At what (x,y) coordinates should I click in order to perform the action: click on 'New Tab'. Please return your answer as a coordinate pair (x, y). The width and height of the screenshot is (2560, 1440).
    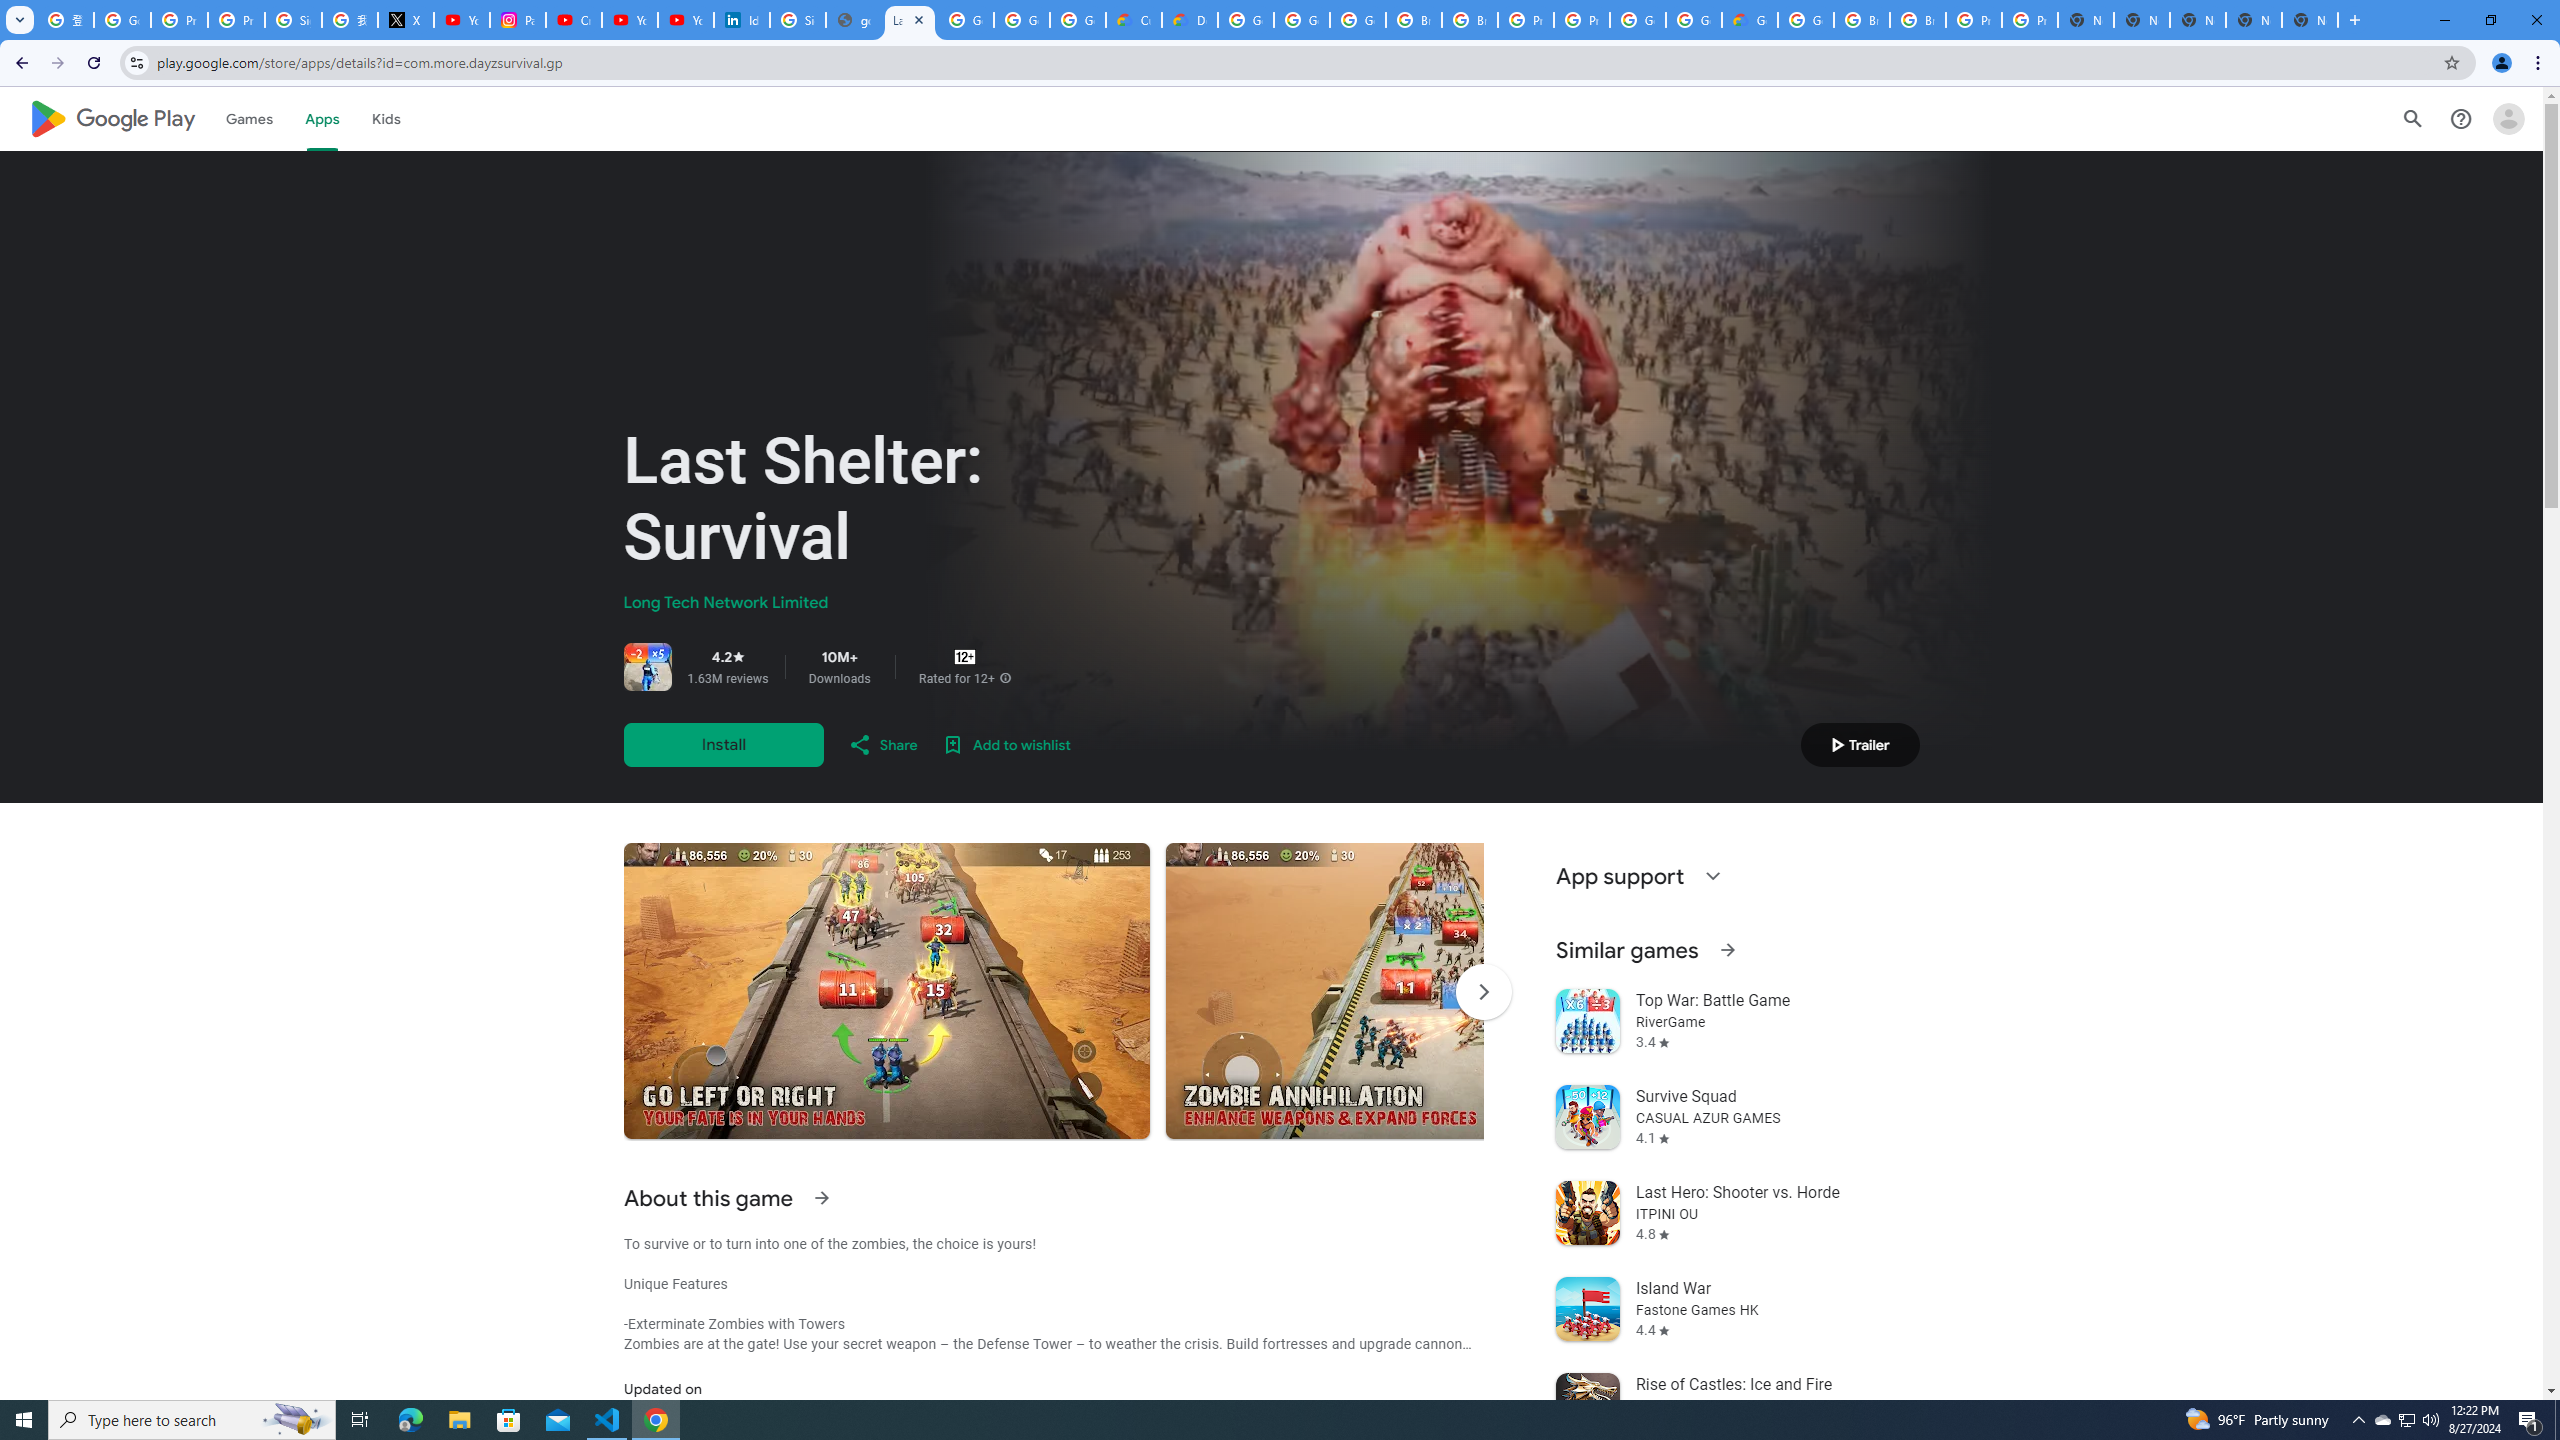
    Looking at the image, I should click on (2310, 19).